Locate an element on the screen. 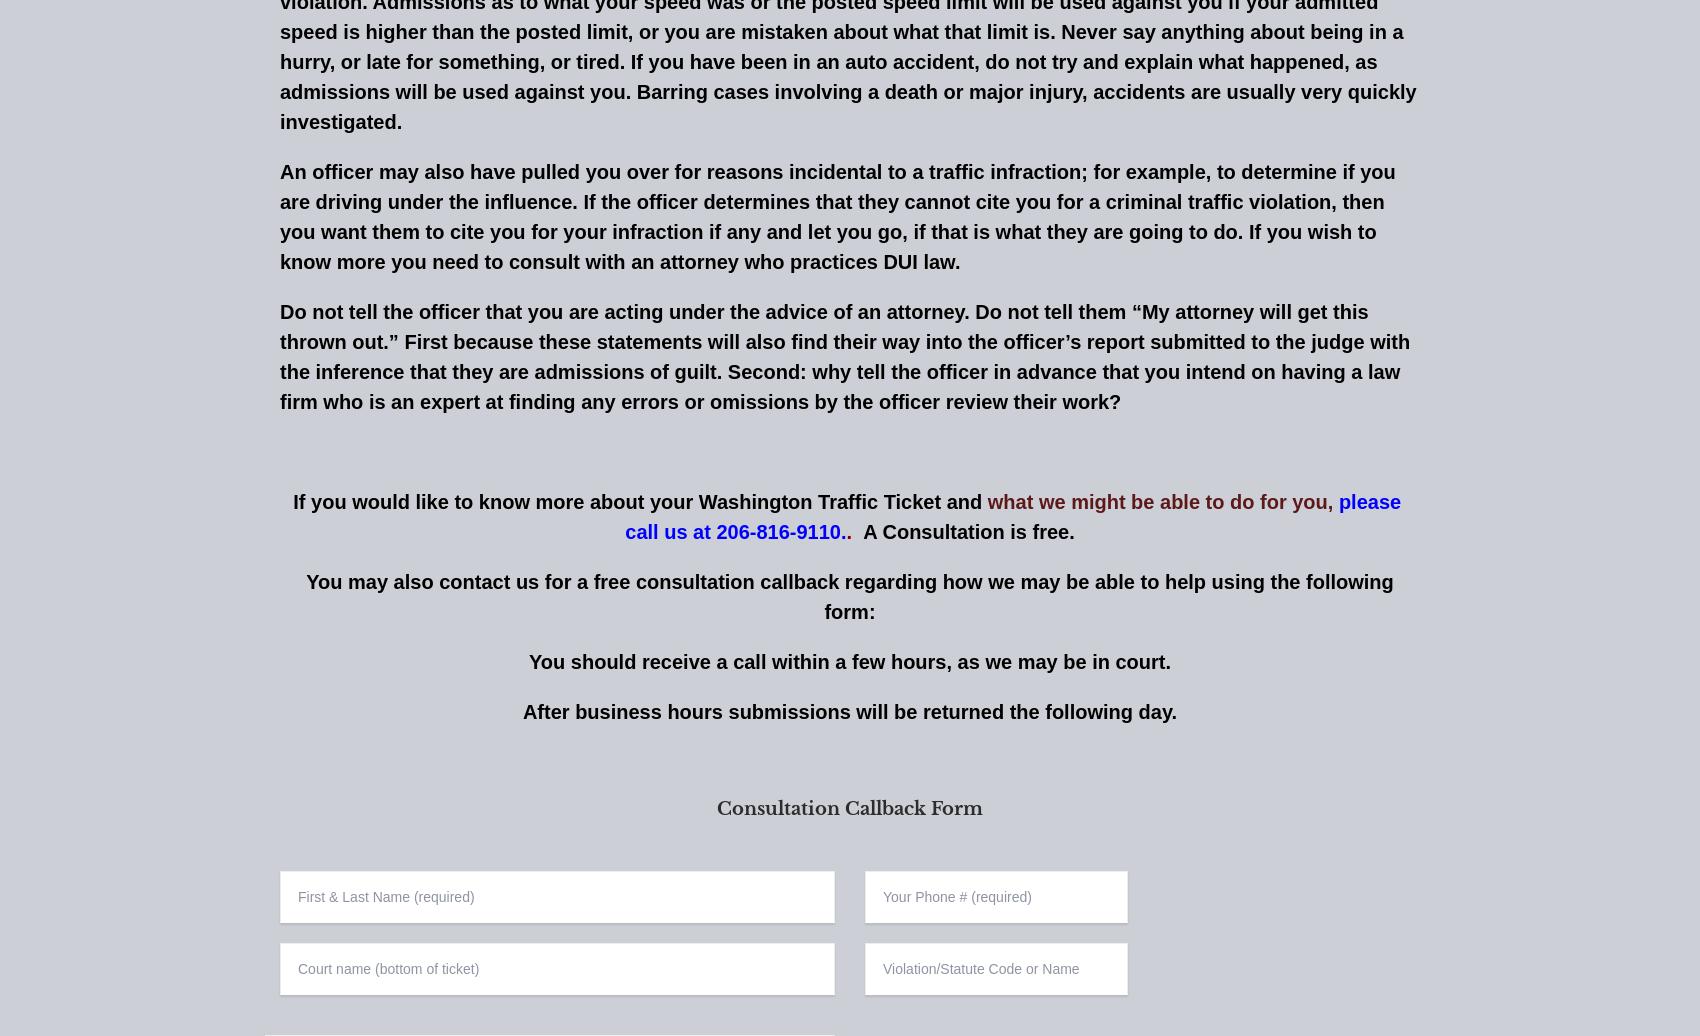  'An officer may also have pulled you over for reasons incidental to a traffic infraction; for example, to determine if you are driving under the influence. If the officer determines that they cannot cite you for a criminal traffic violation, then you want them to cite you for your infraction if any and let you go, if that is what they are going to do. If you wish to know more you need to consult with an attorney who practices DUI law.' is located at coordinates (836, 216).